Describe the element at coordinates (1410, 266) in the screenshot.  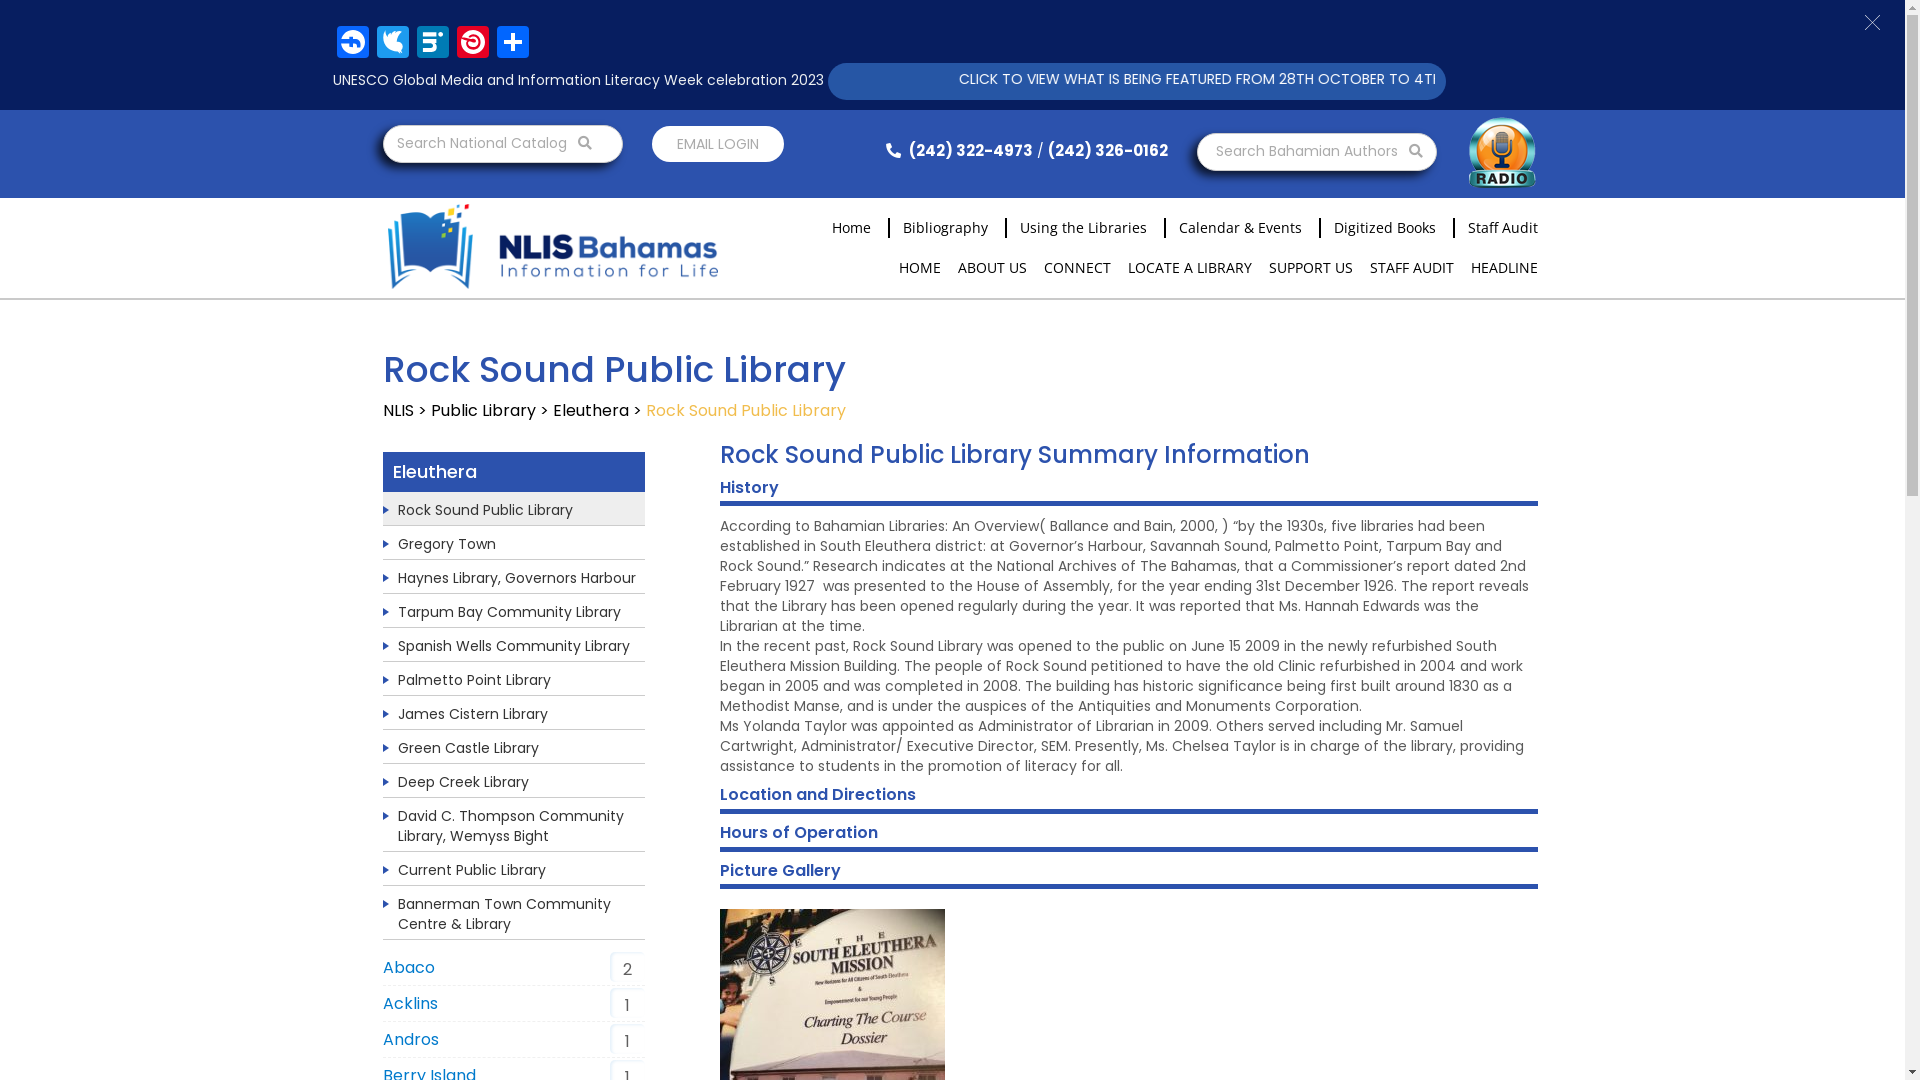
I see `'STAFF AUDIT'` at that location.